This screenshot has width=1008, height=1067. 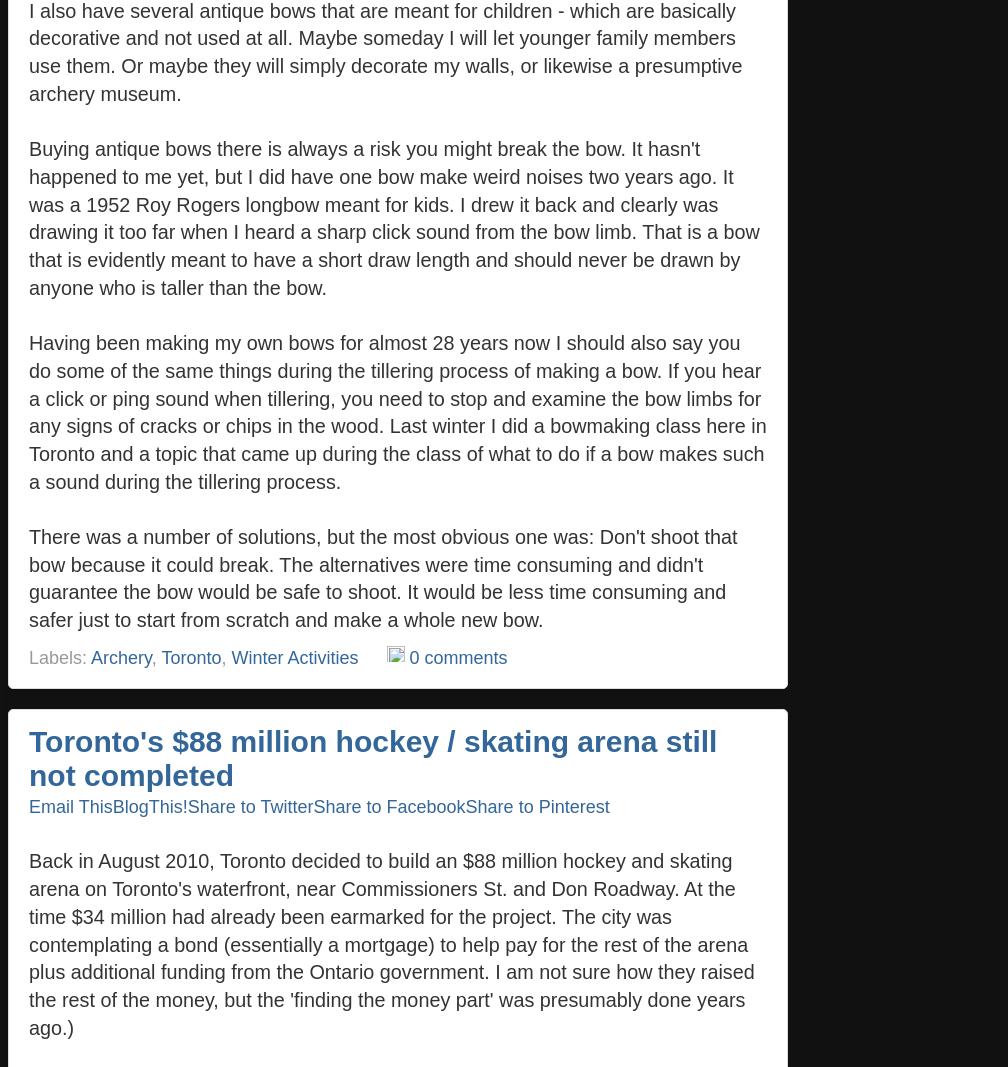 I want to click on 'Share to Pinterest', so click(x=536, y=805).